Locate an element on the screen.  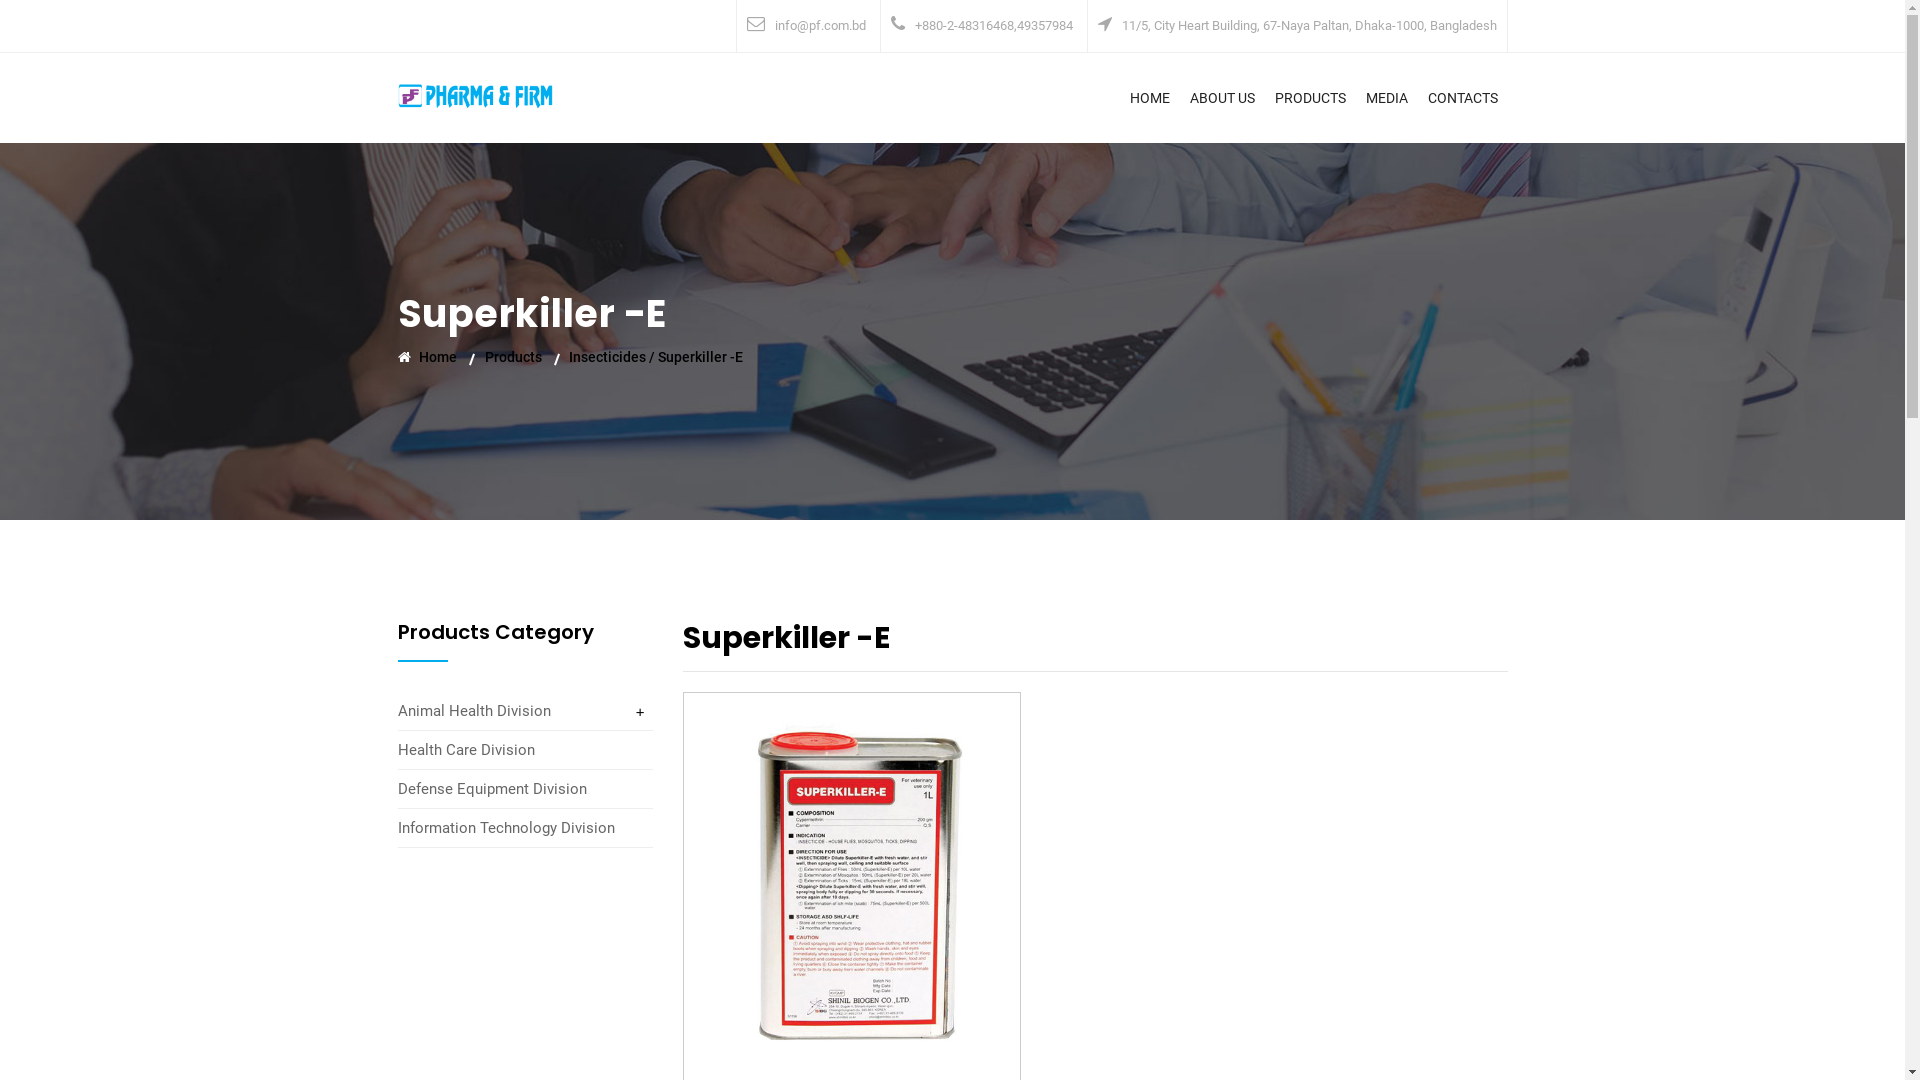
'HOME' is located at coordinates (1150, 96).